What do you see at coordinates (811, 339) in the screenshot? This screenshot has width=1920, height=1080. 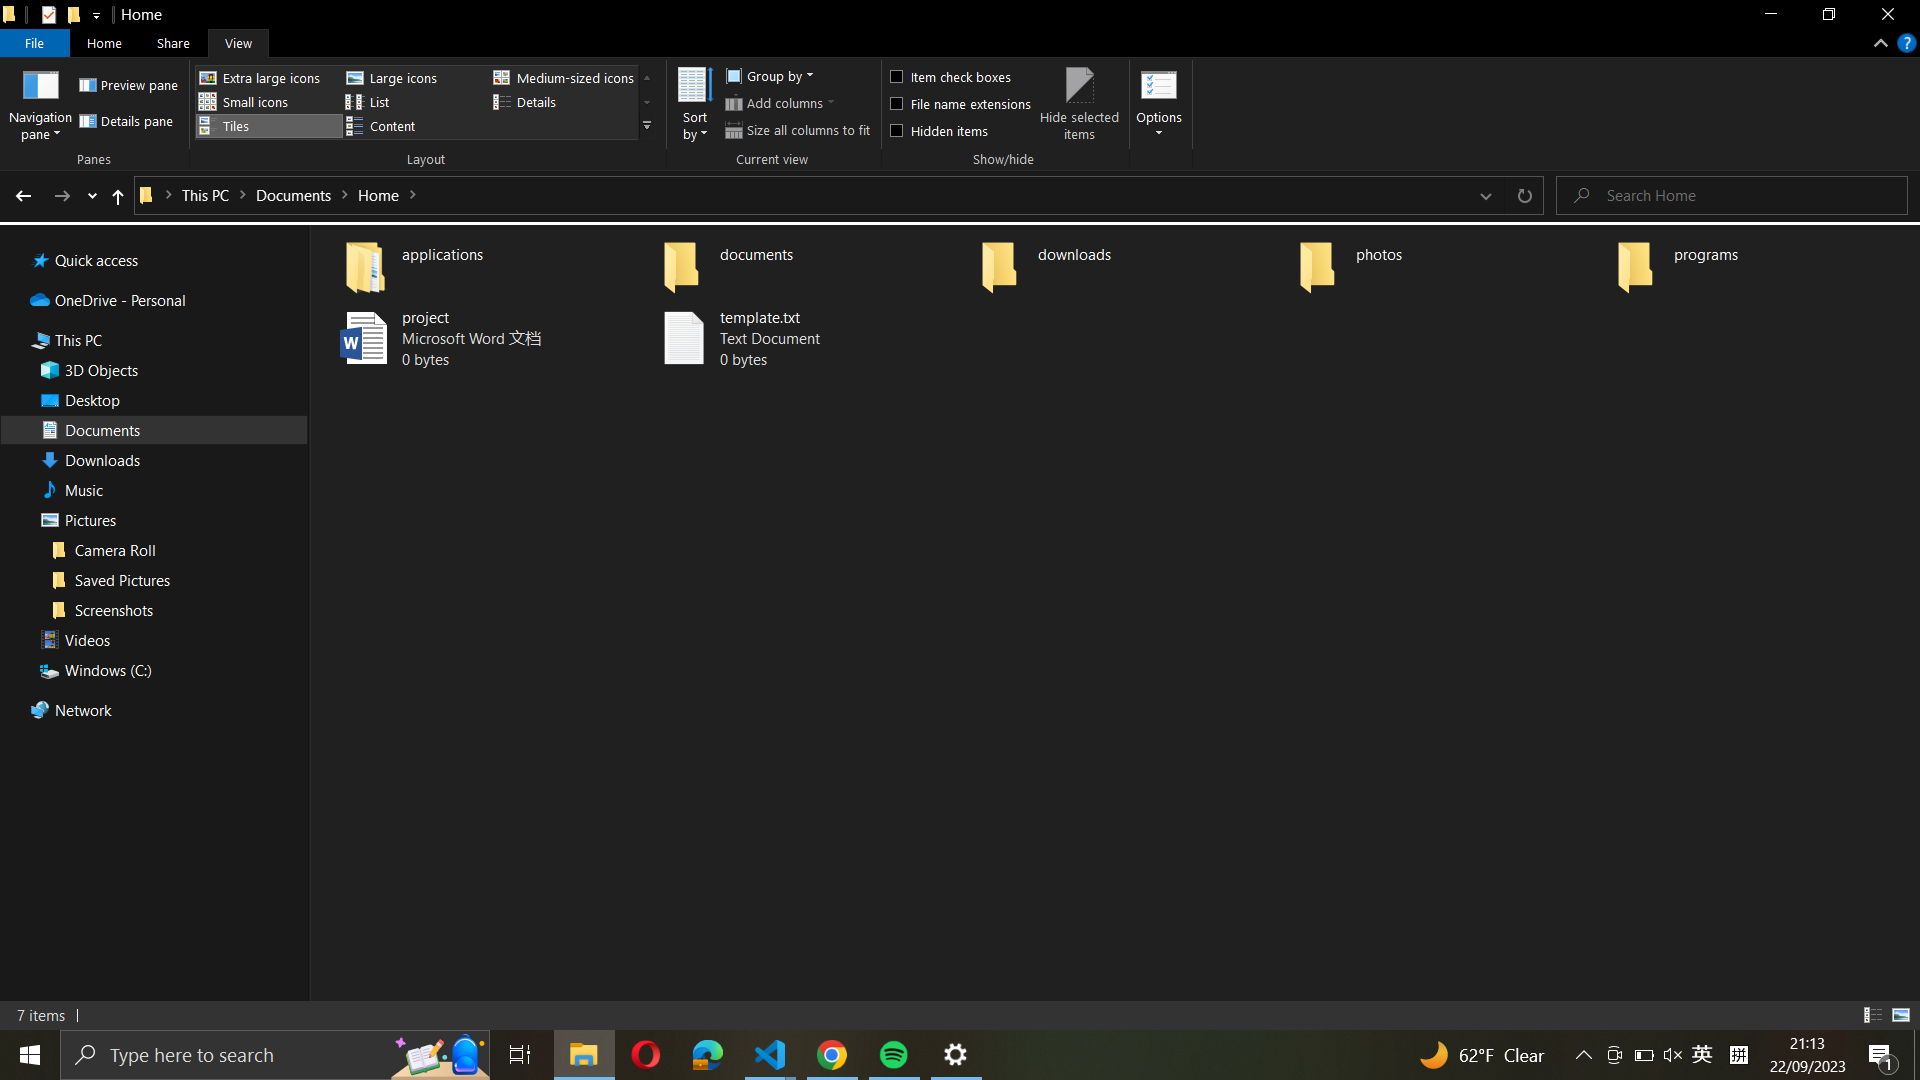 I see `Make a copy of "template.txt" and paste it in the "documents" directory solely using keyboard shortcuts` at bounding box center [811, 339].